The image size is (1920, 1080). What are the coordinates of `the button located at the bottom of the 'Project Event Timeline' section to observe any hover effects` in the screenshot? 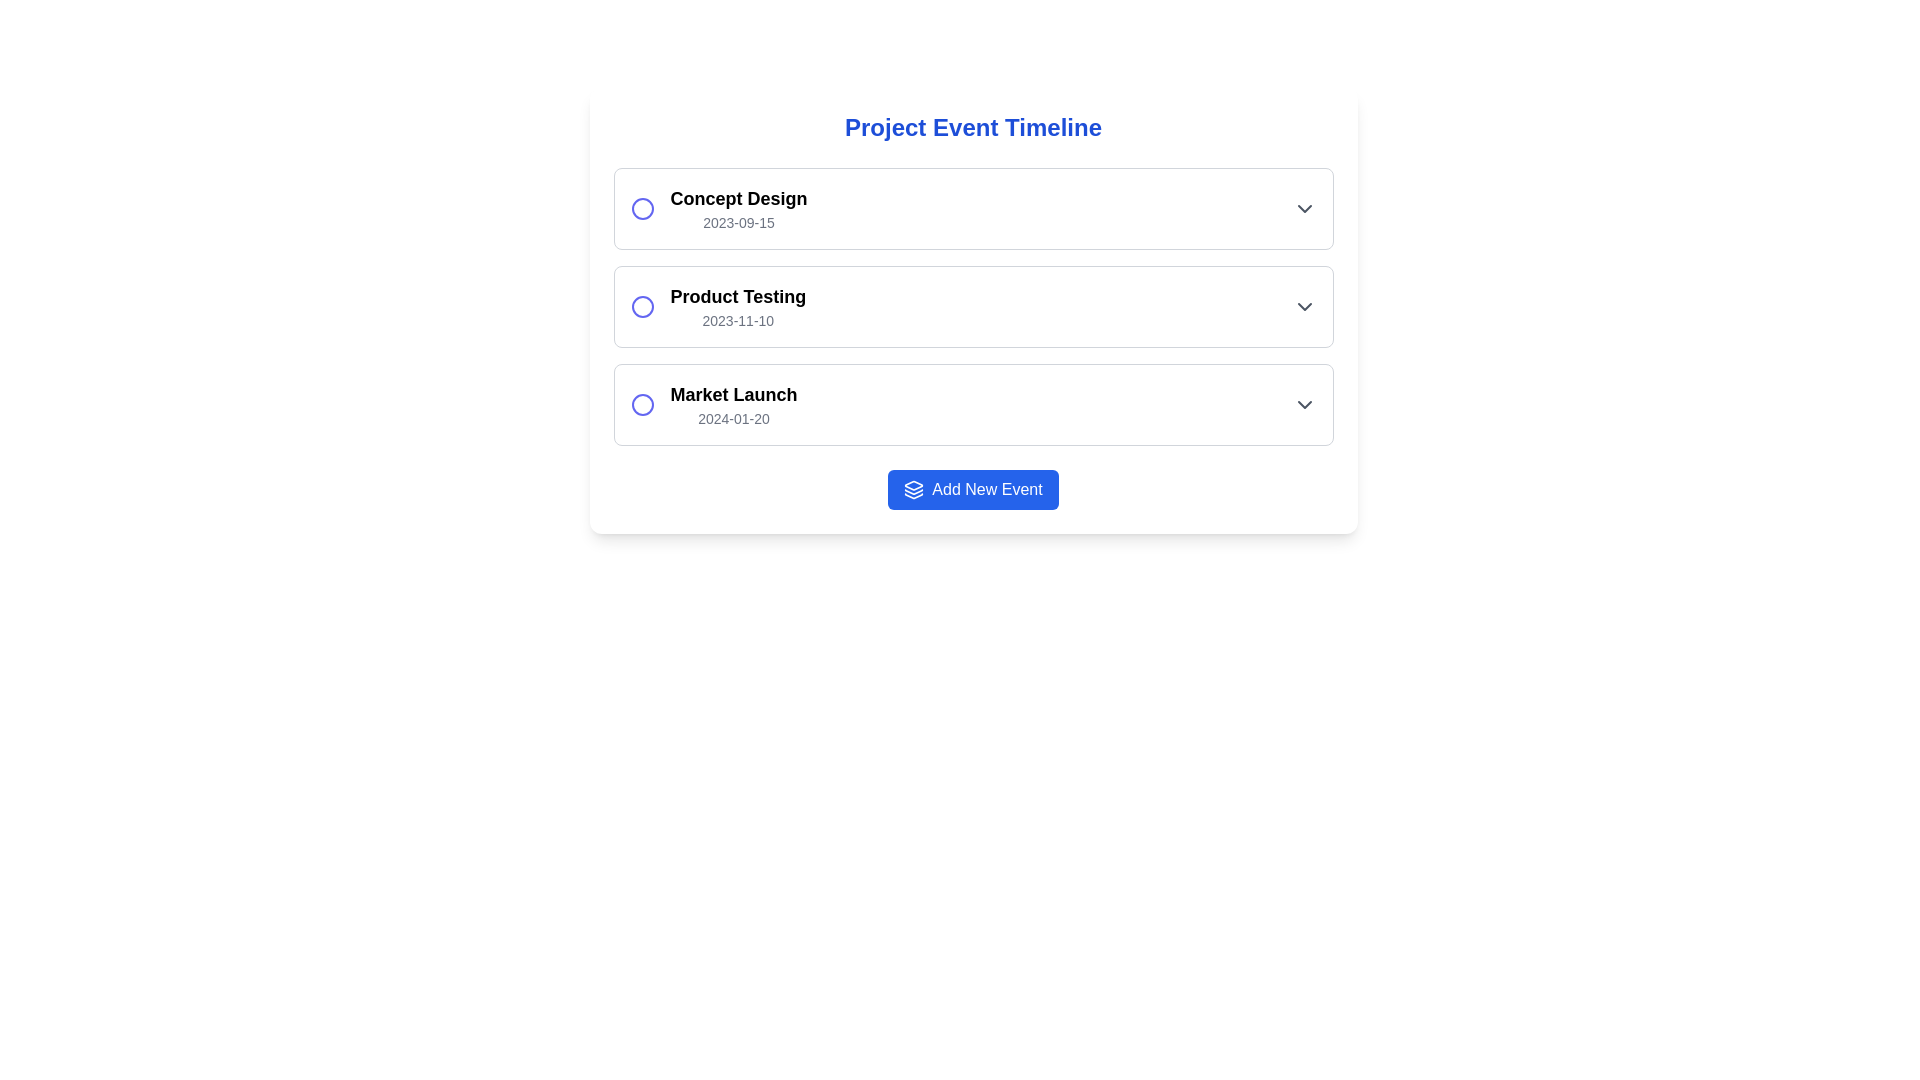 It's located at (973, 489).